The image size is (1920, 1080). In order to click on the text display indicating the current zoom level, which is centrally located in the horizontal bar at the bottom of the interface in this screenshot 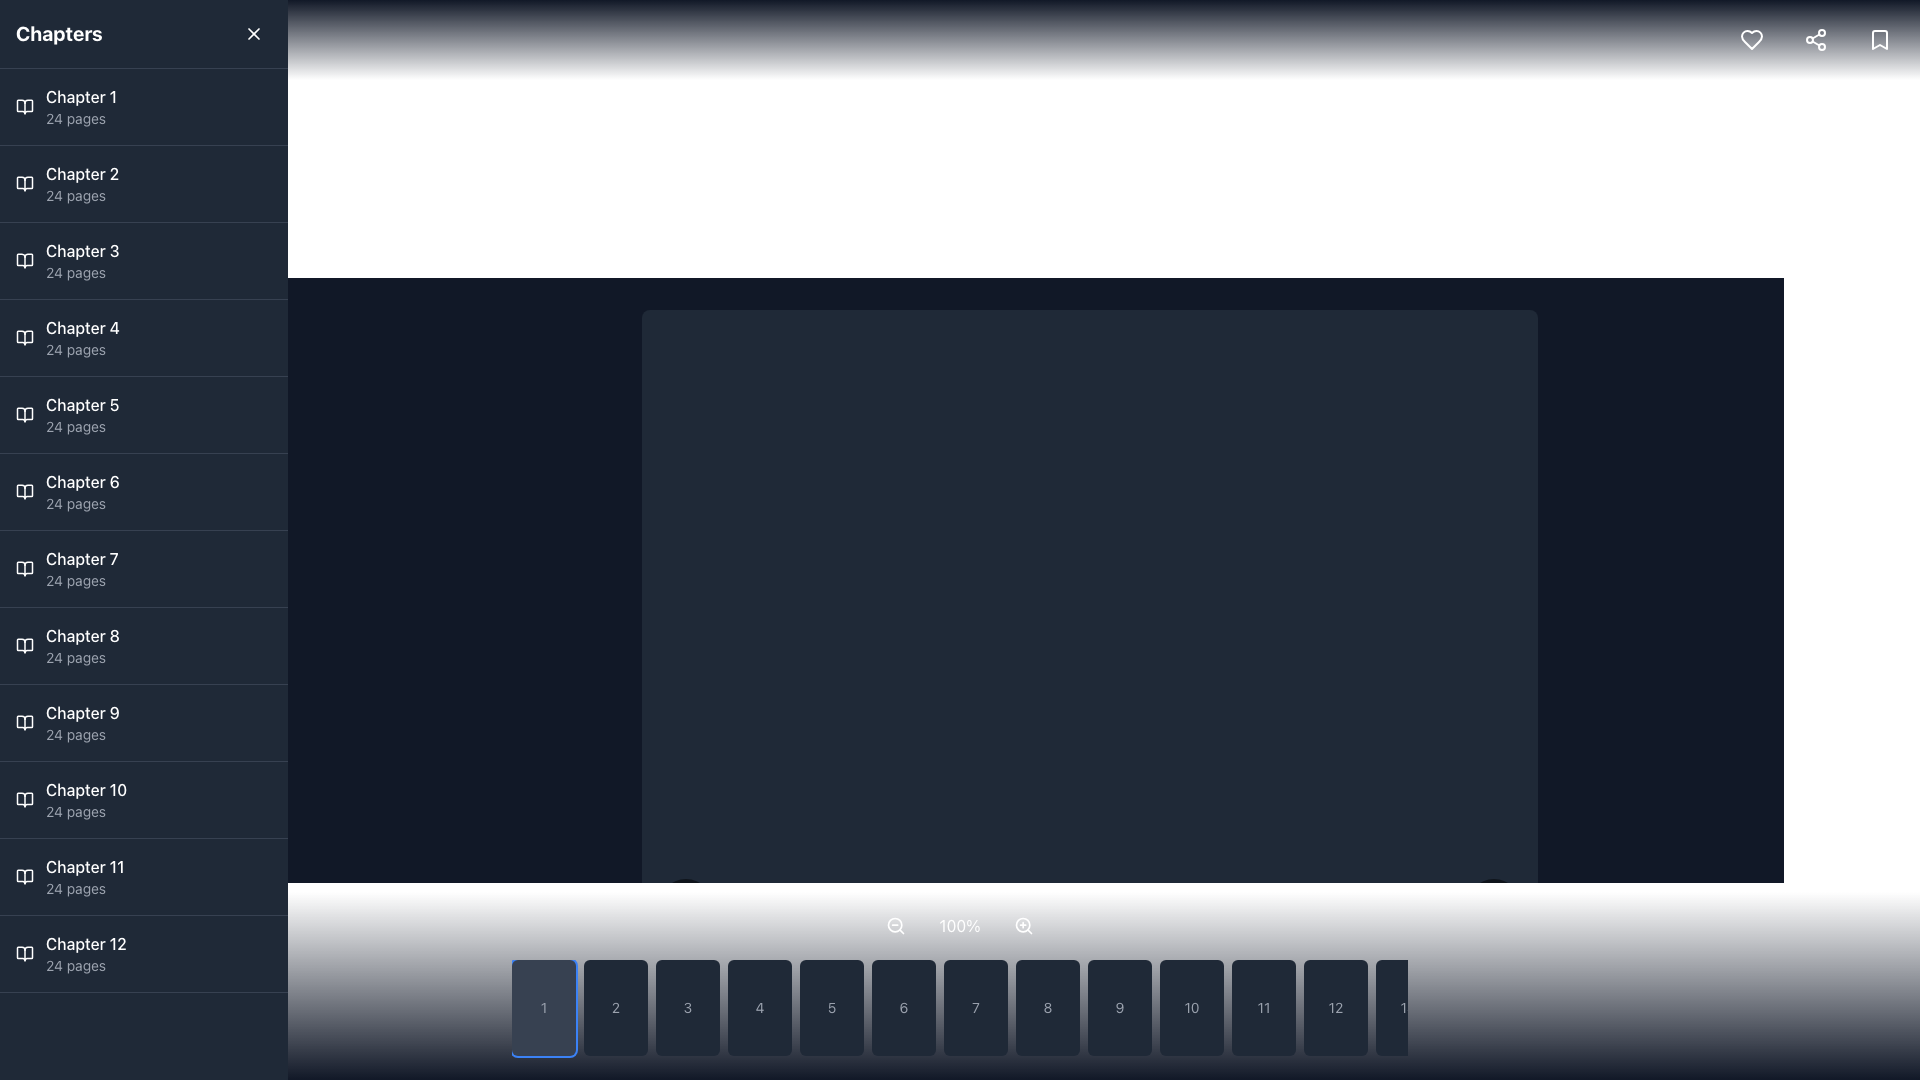, I will do `click(960, 925)`.